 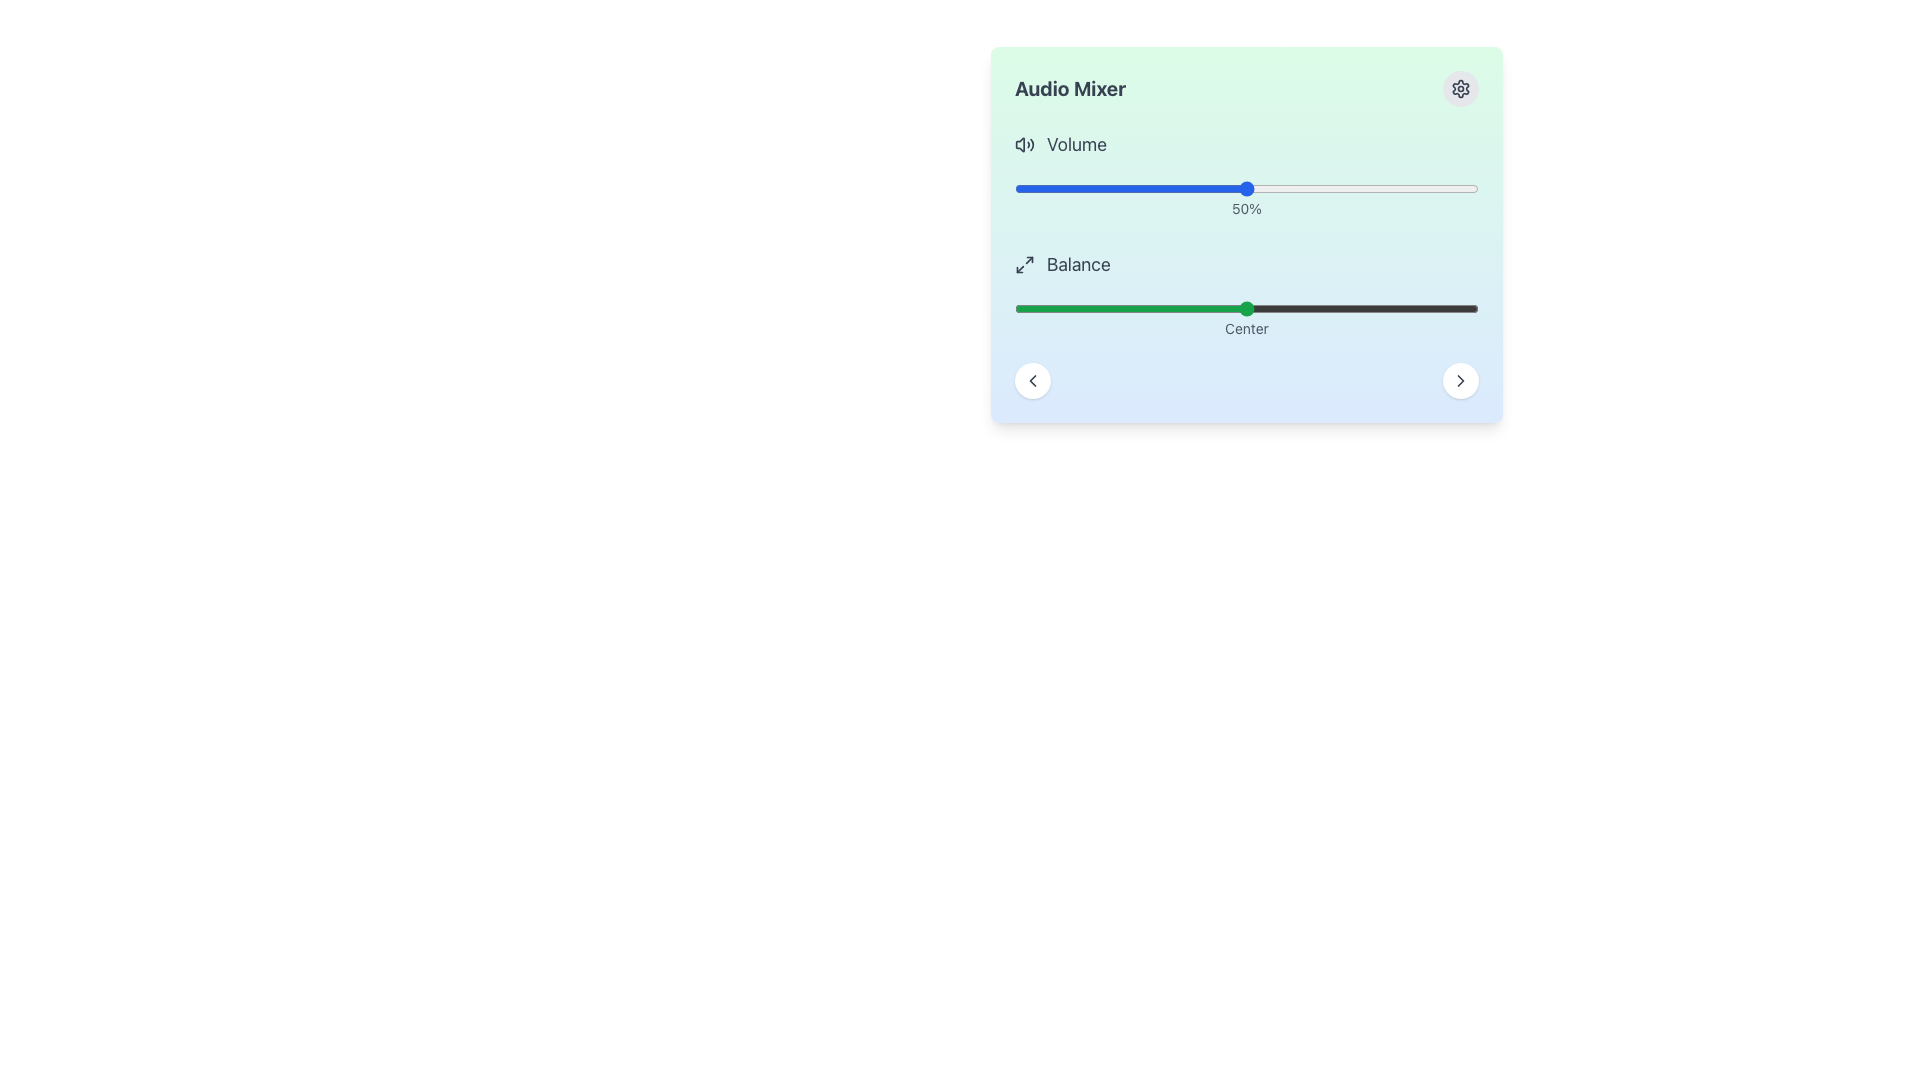 What do you see at coordinates (1069, 308) in the screenshot?
I see `balance` at bounding box center [1069, 308].